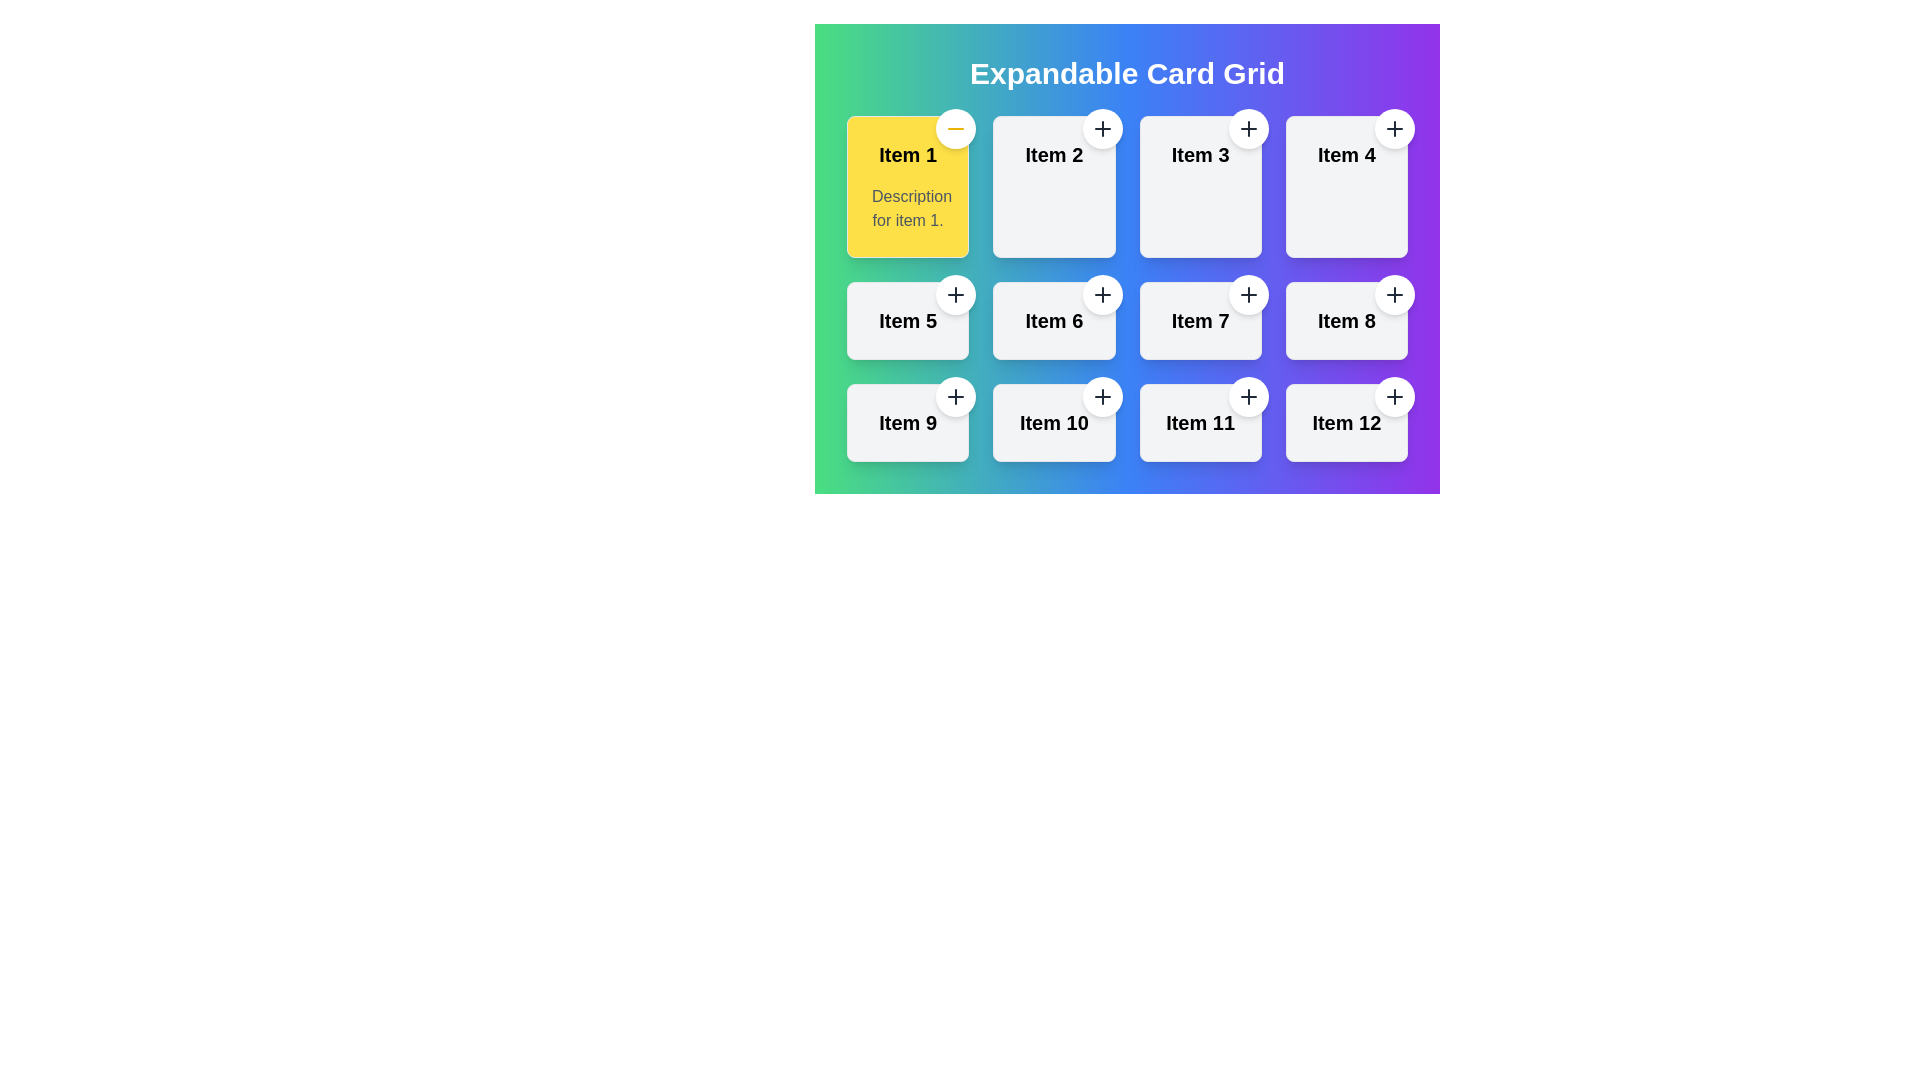  I want to click on the text label displaying 'Item 11' which is styled in a larger bold black font, located in the bottom-right corner of the interface within a grid layout, so click(1200, 422).